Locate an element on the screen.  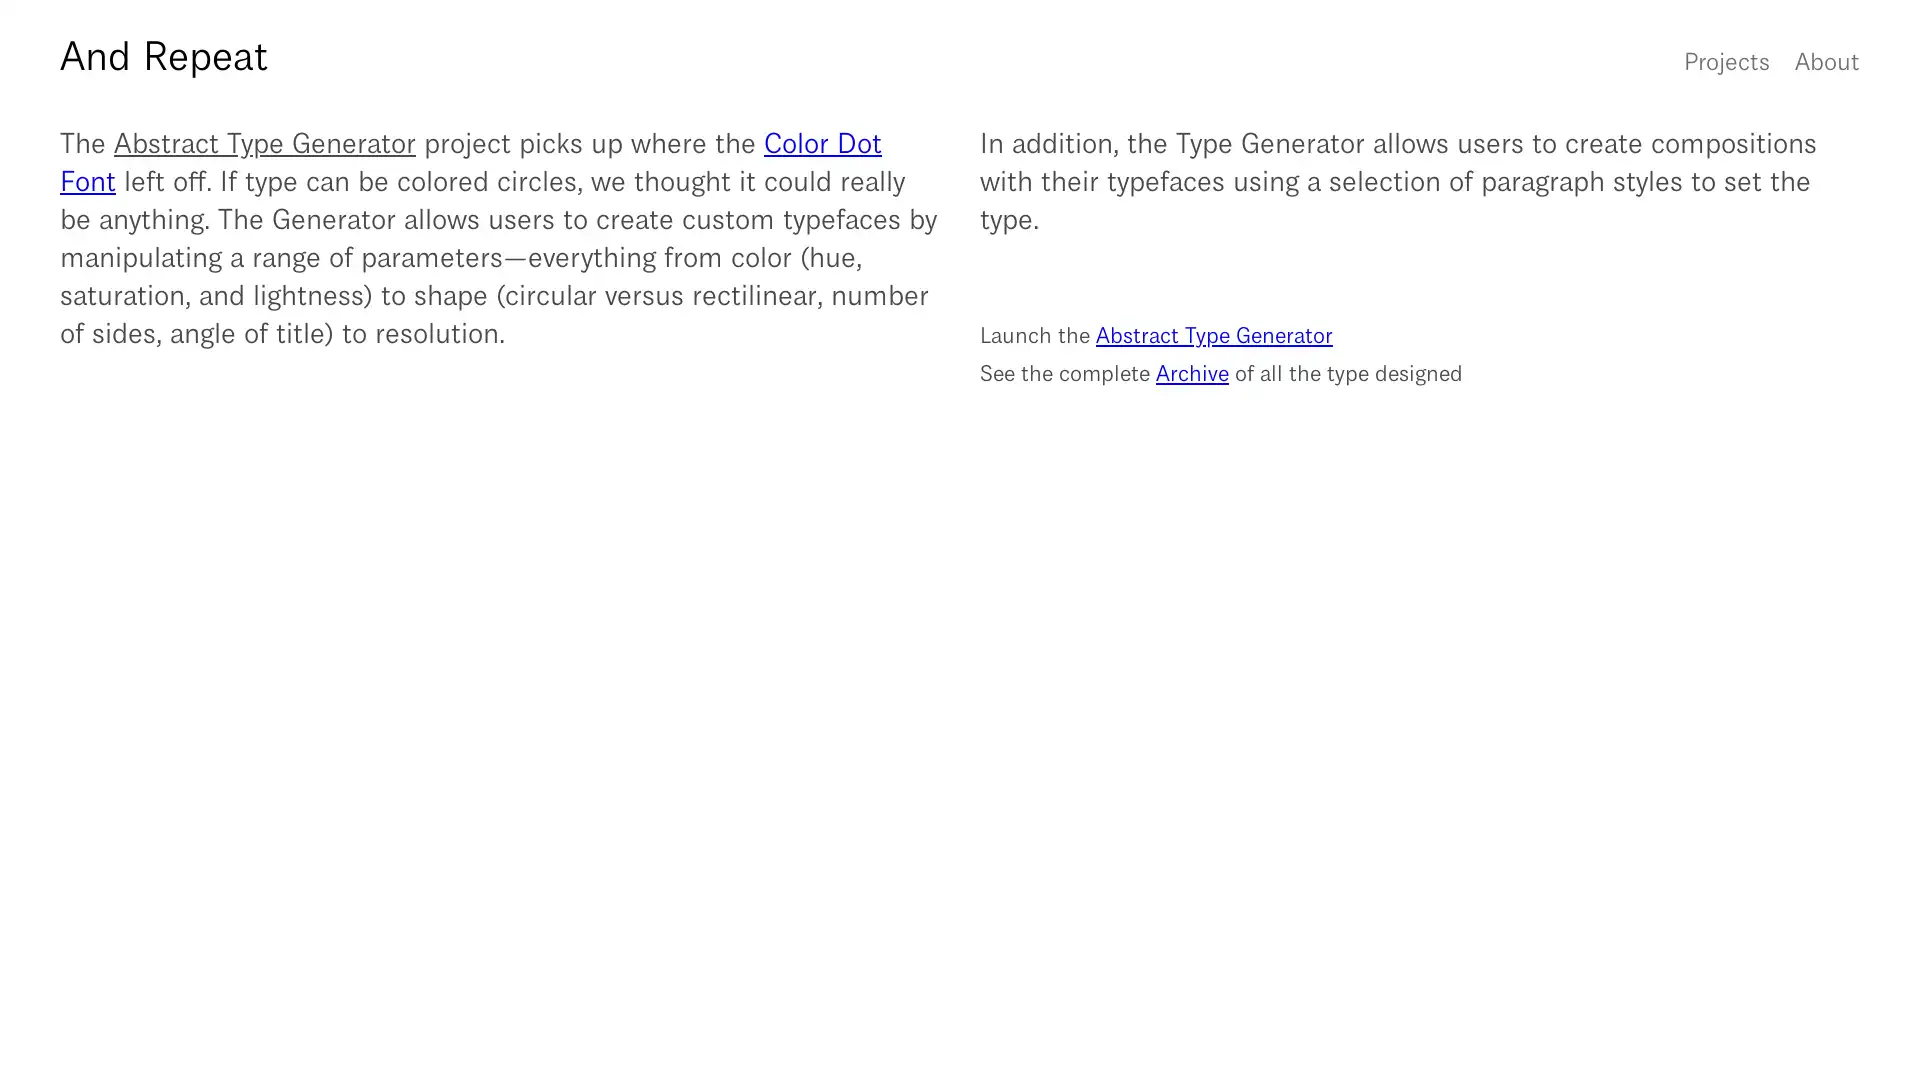
Projects is located at coordinates (1726, 59).